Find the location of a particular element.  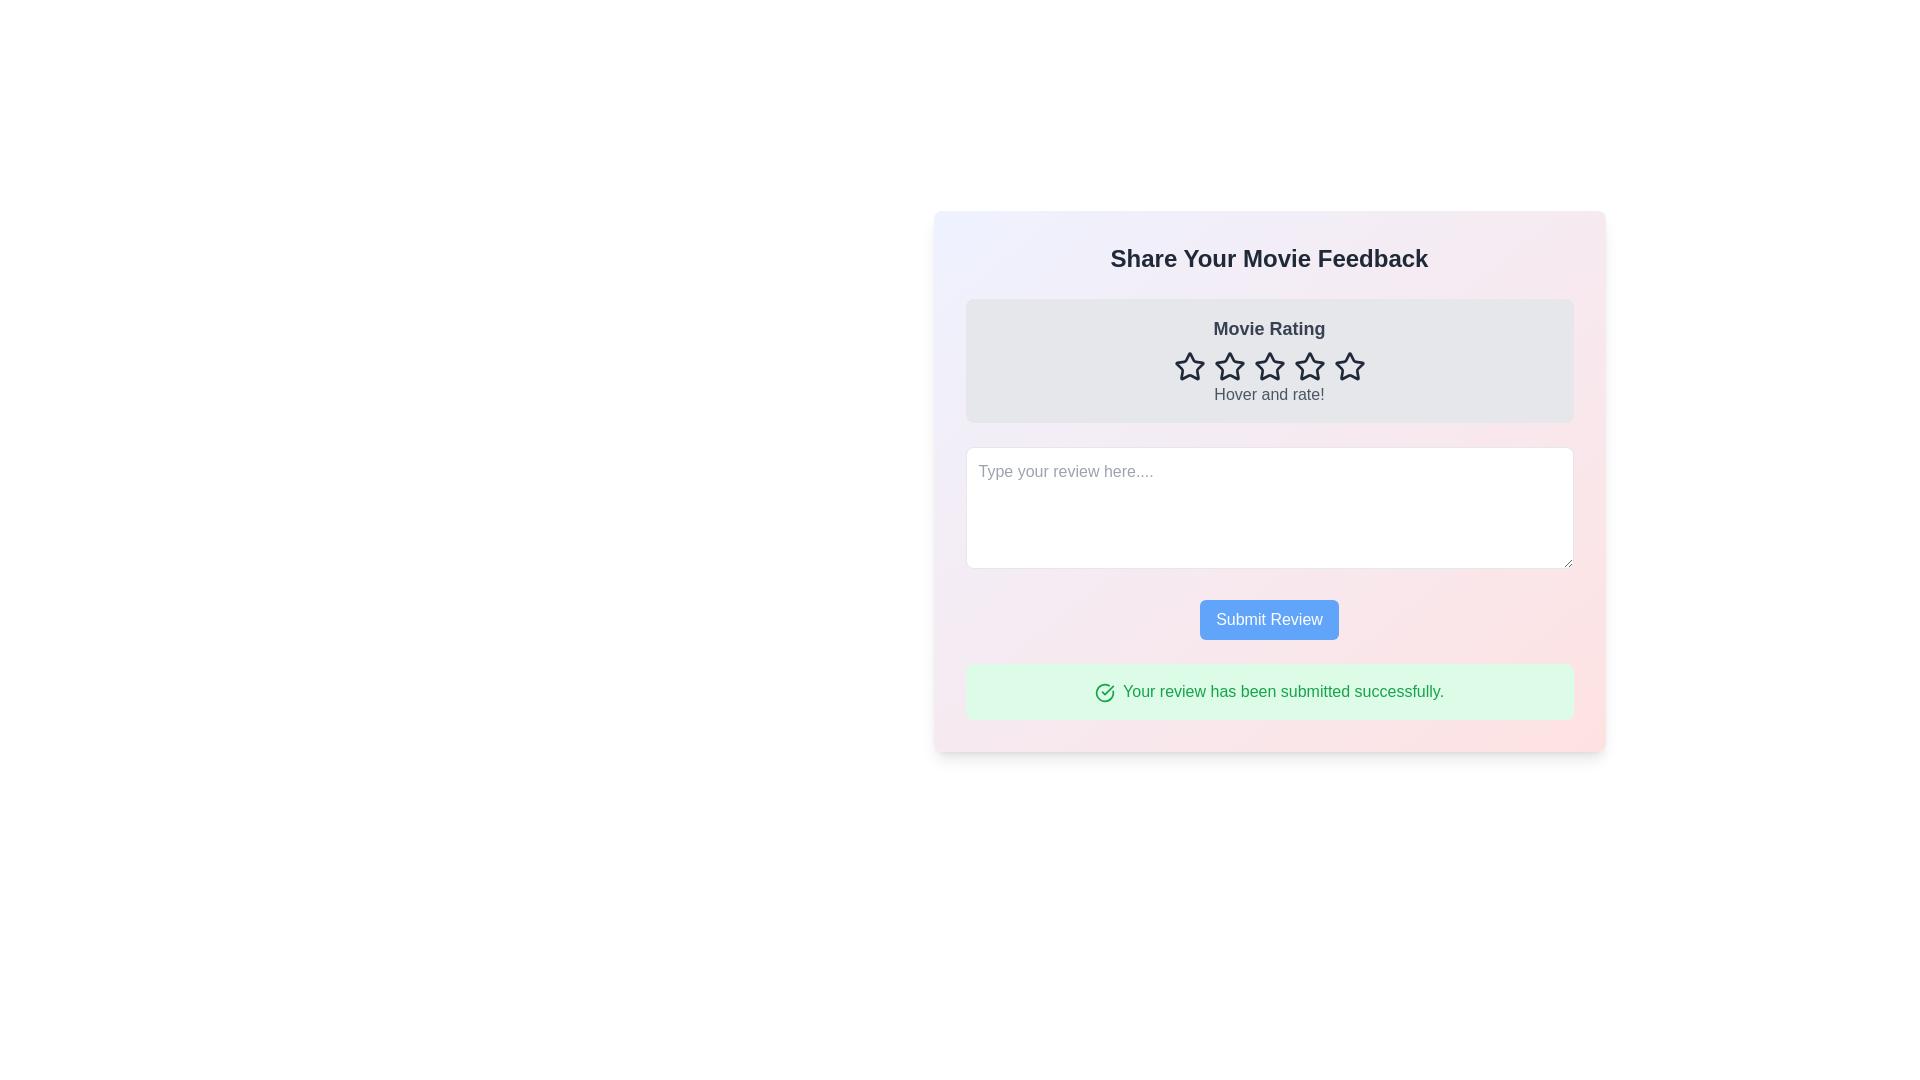

the fifth star icon in the Movie Rating section to give a 5-star rating is located at coordinates (1349, 366).